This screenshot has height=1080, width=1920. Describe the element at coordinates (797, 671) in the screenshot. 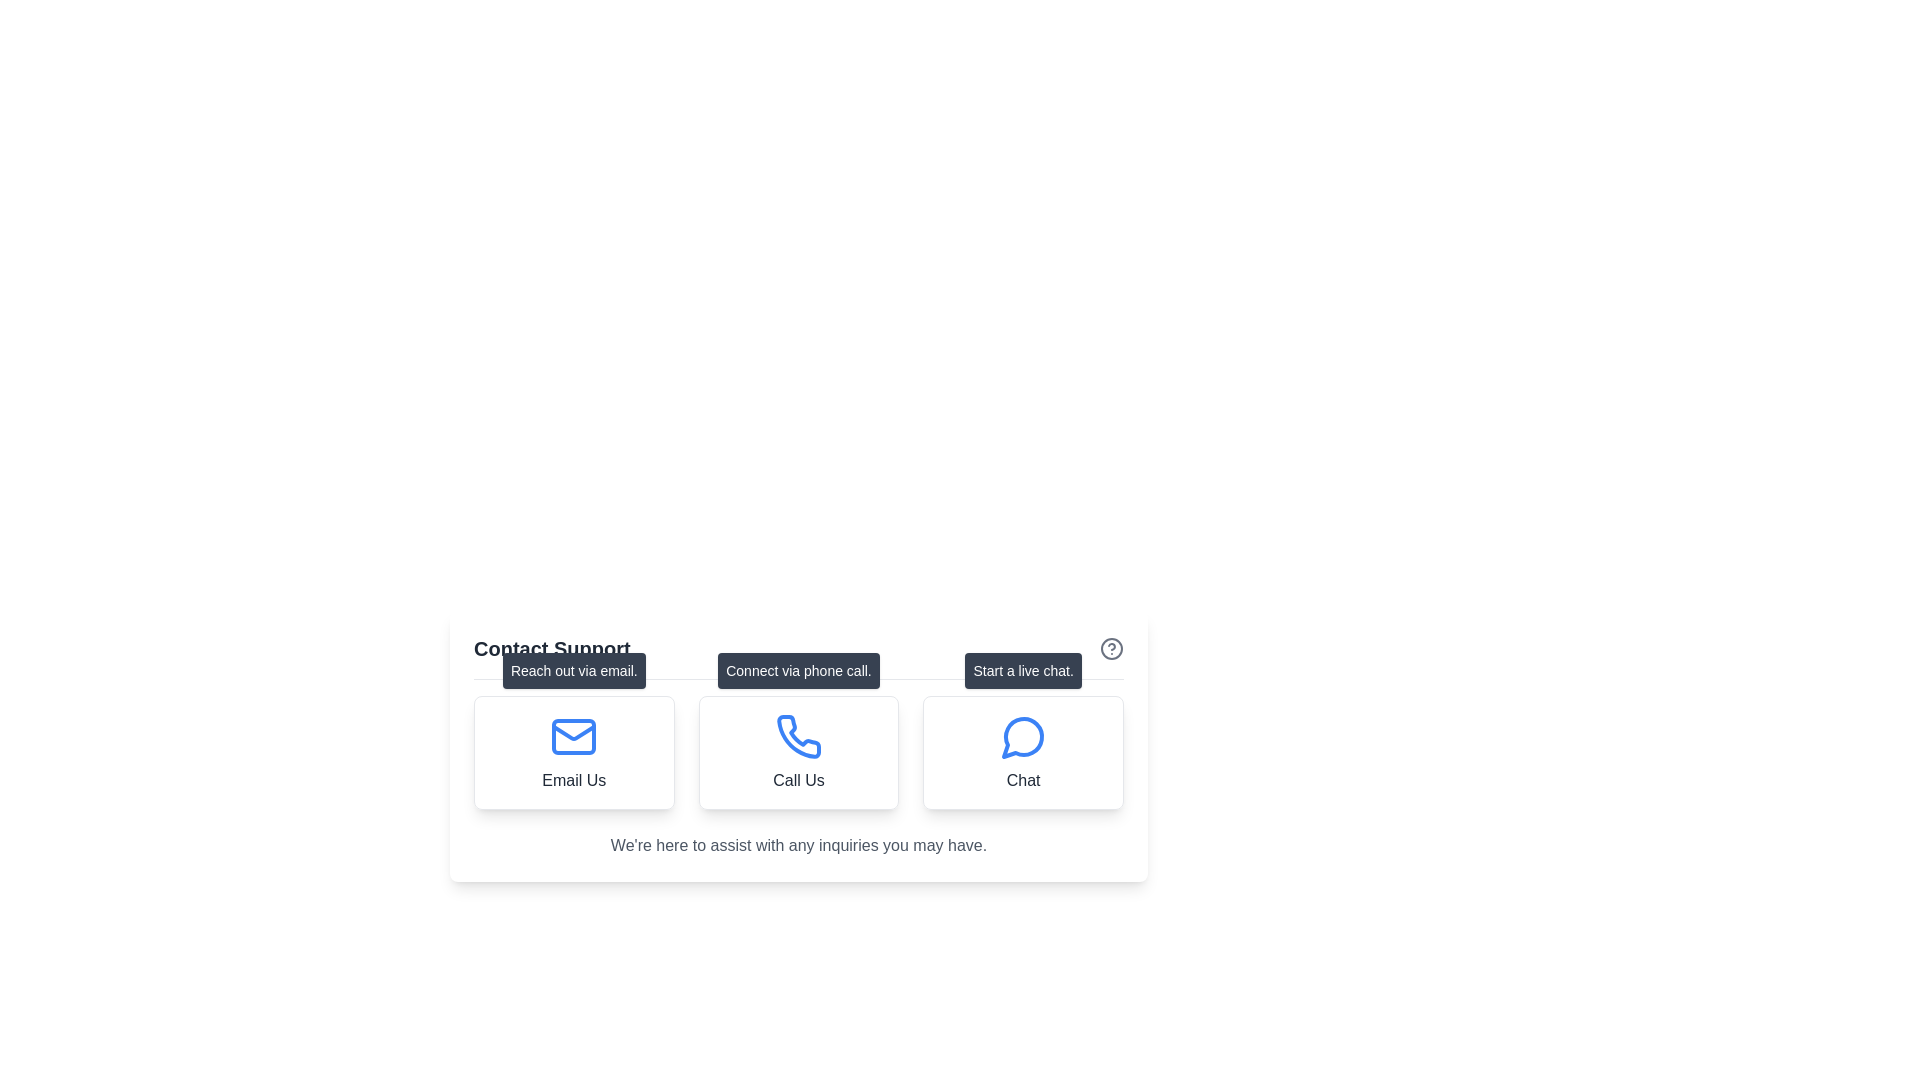

I see `the informational tooltip that provides guidance related to the 'Call Us' option in the contact support section, positioned above the 'Call Us' card` at that location.